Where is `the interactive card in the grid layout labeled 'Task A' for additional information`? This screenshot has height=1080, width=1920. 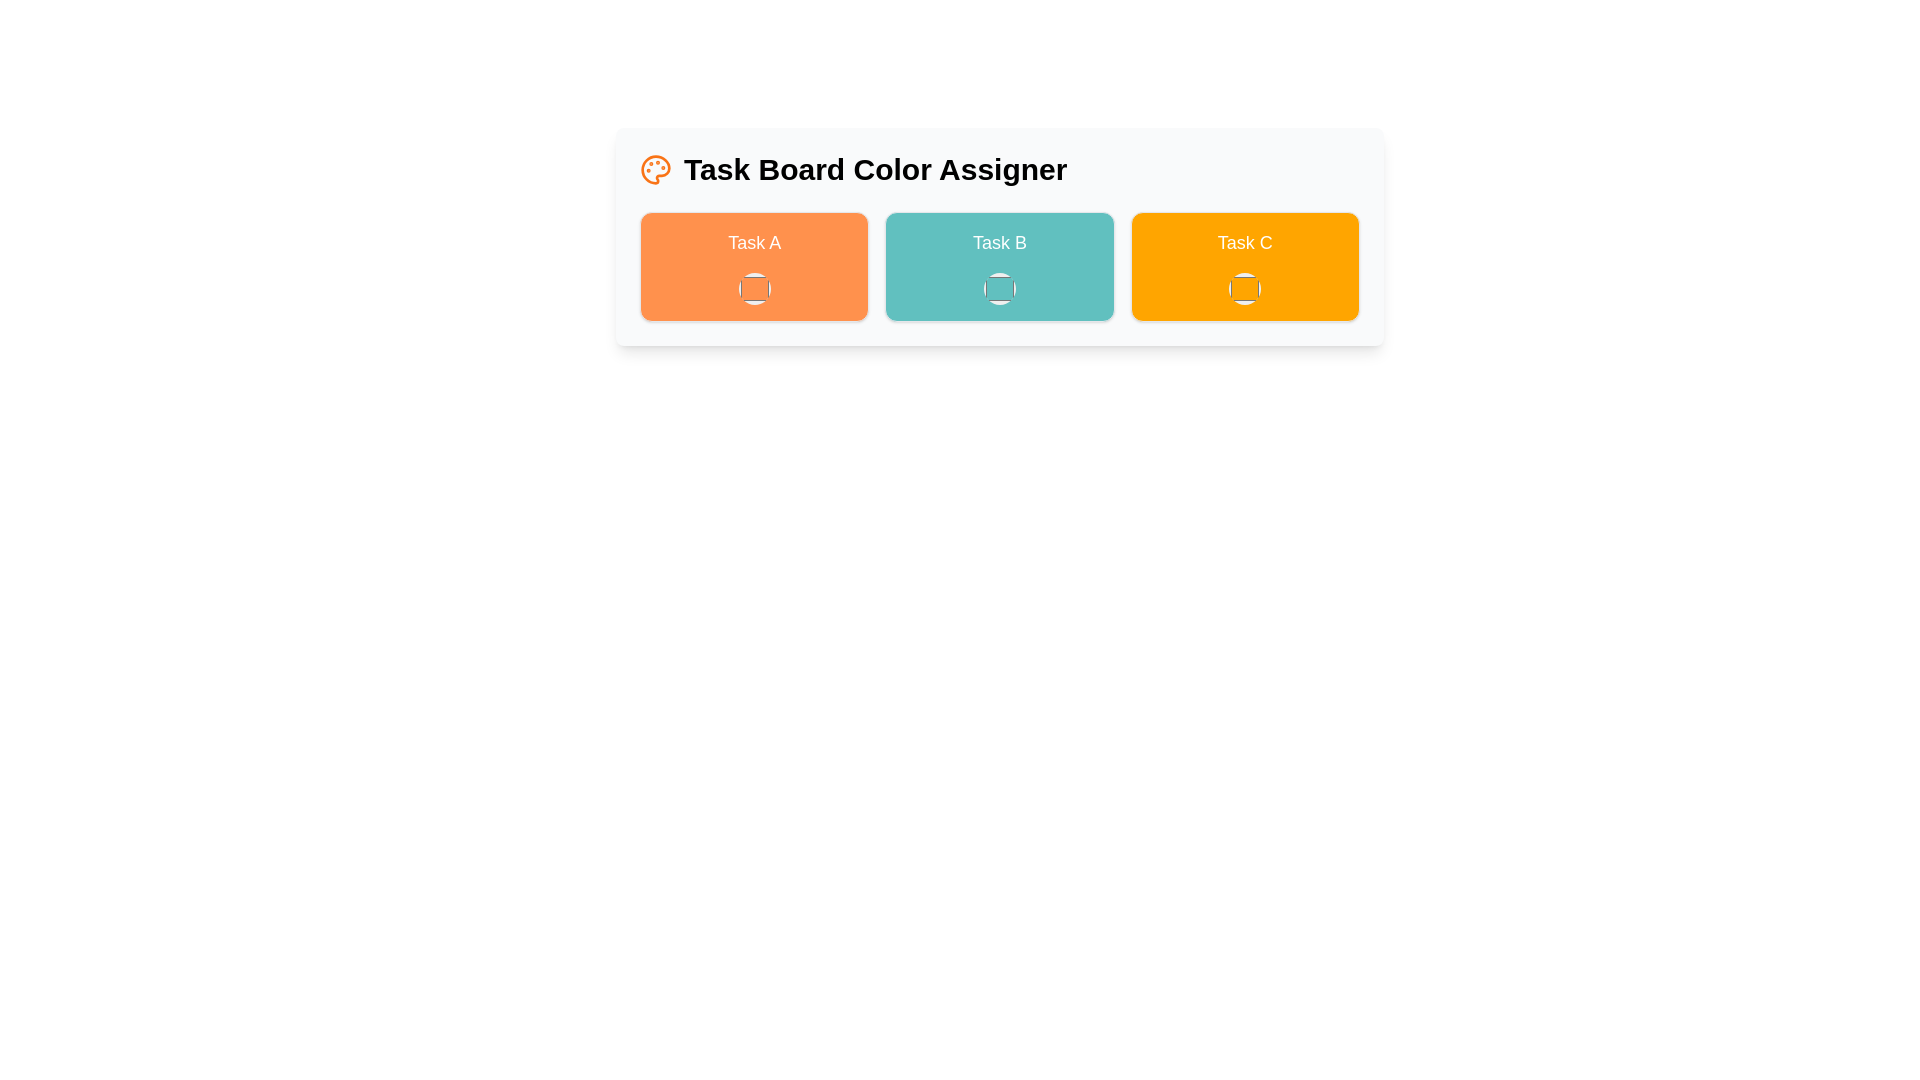 the interactive card in the grid layout labeled 'Task A' for additional information is located at coordinates (999, 265).